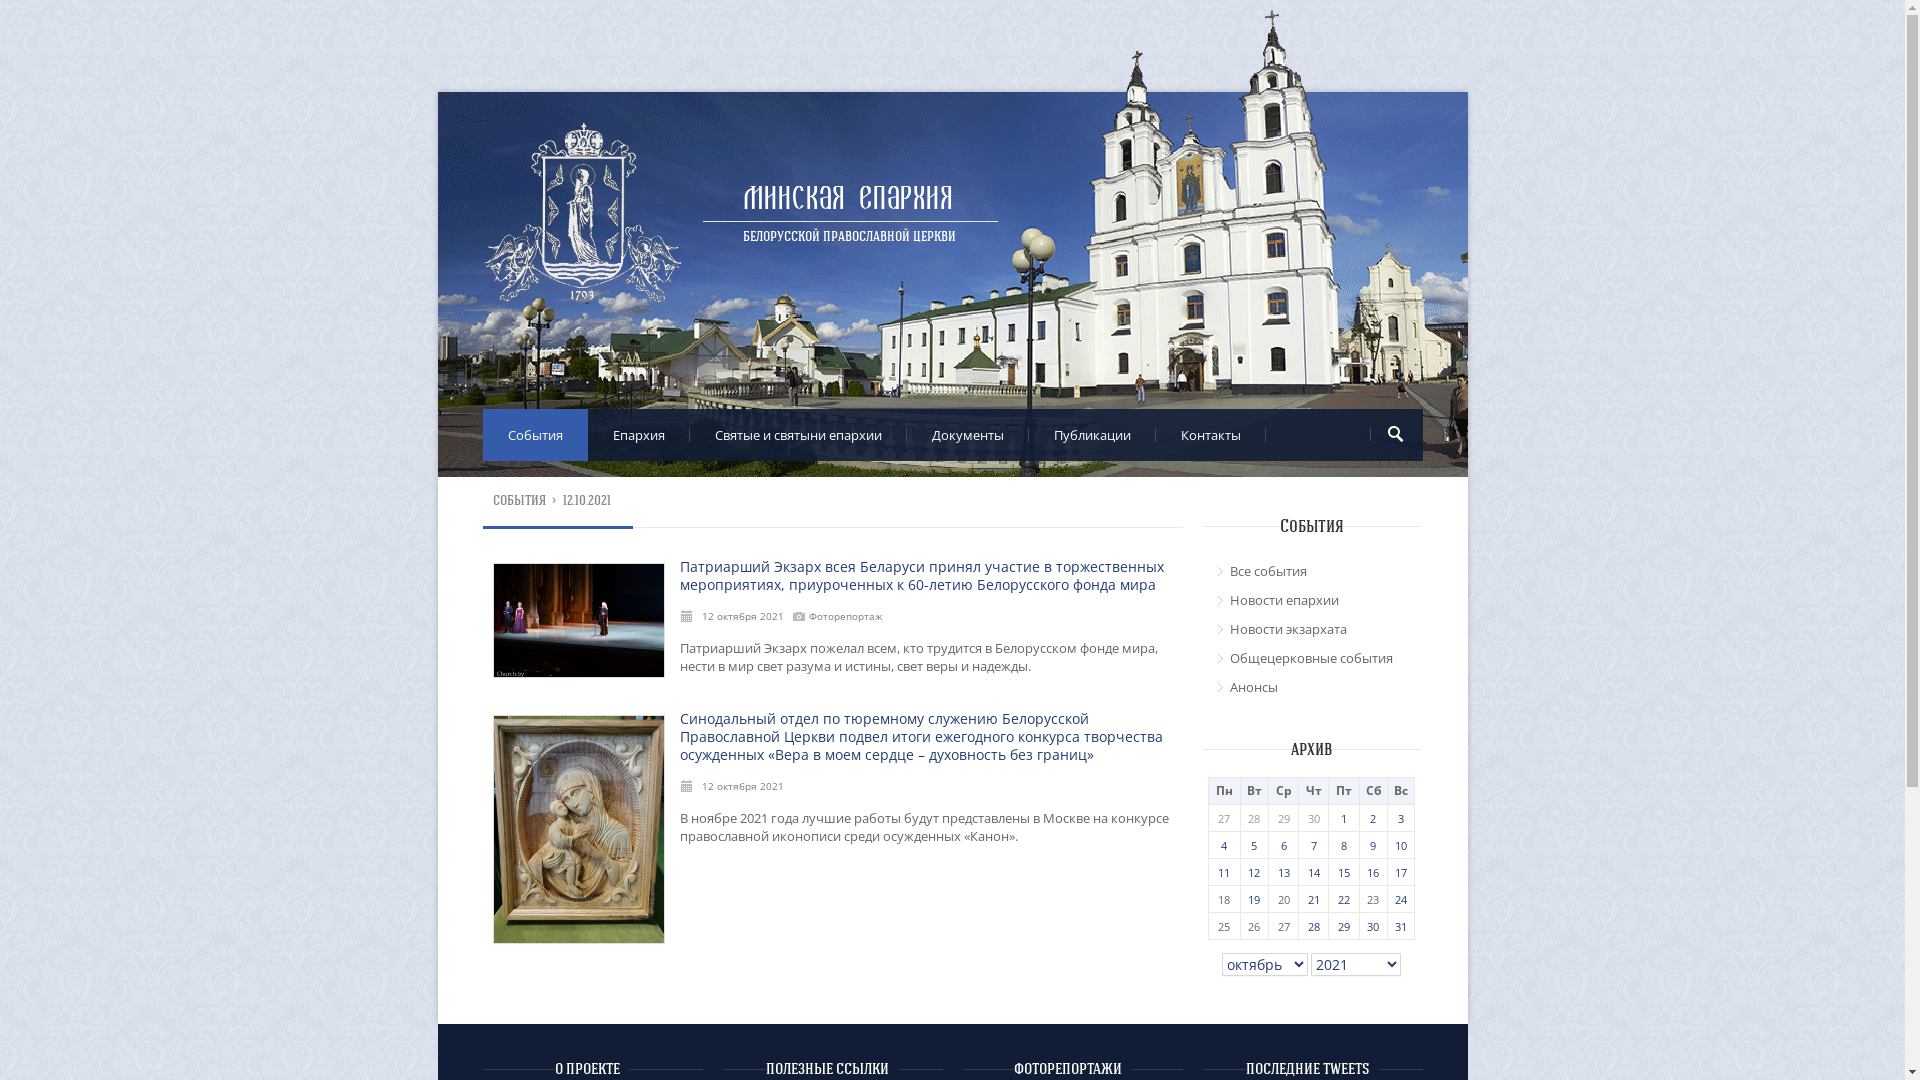 The image size is (1920, 1080). What do you see at coordinates (561, 499) in the screenshot?
I see `'12.10.2021'` at bounding box center [561, 499].